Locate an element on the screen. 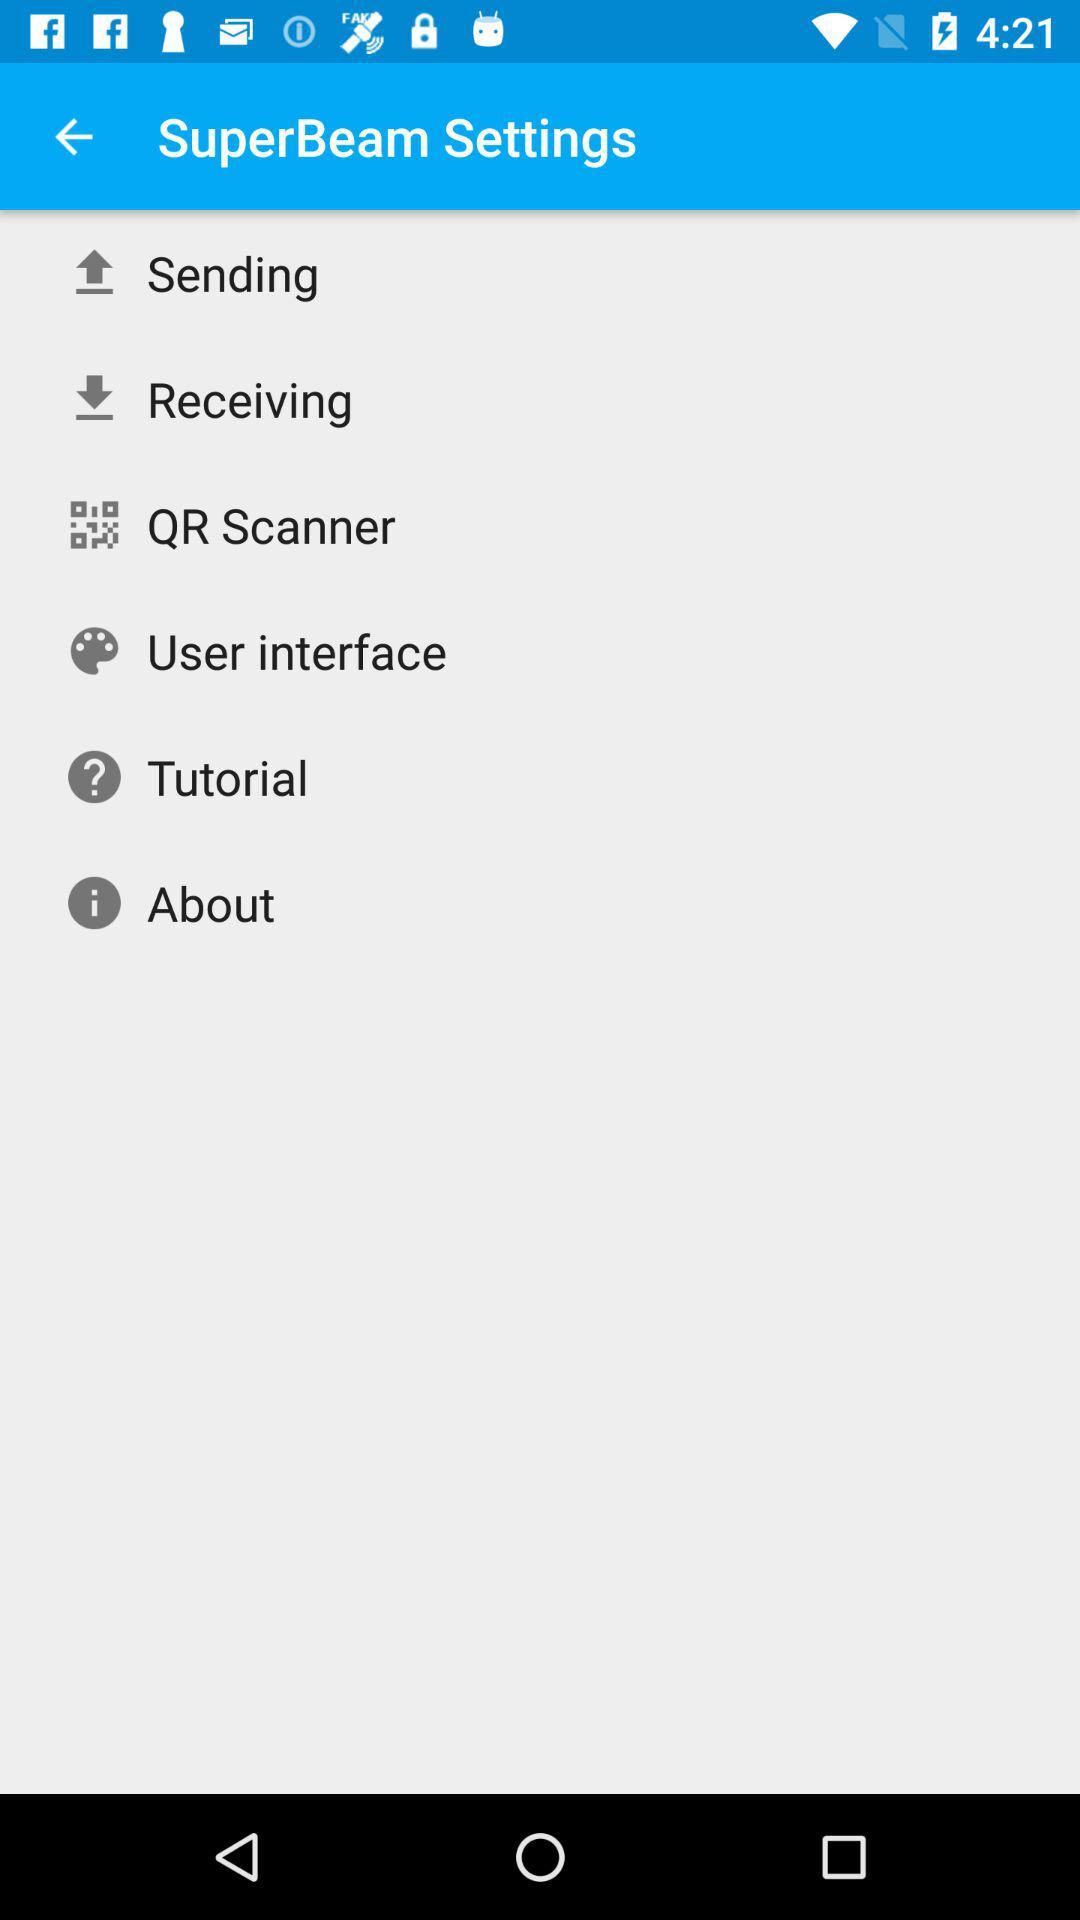 The height and width of the screenshot is (1920, 1080). the receiving is located at coordinates (249, 398).